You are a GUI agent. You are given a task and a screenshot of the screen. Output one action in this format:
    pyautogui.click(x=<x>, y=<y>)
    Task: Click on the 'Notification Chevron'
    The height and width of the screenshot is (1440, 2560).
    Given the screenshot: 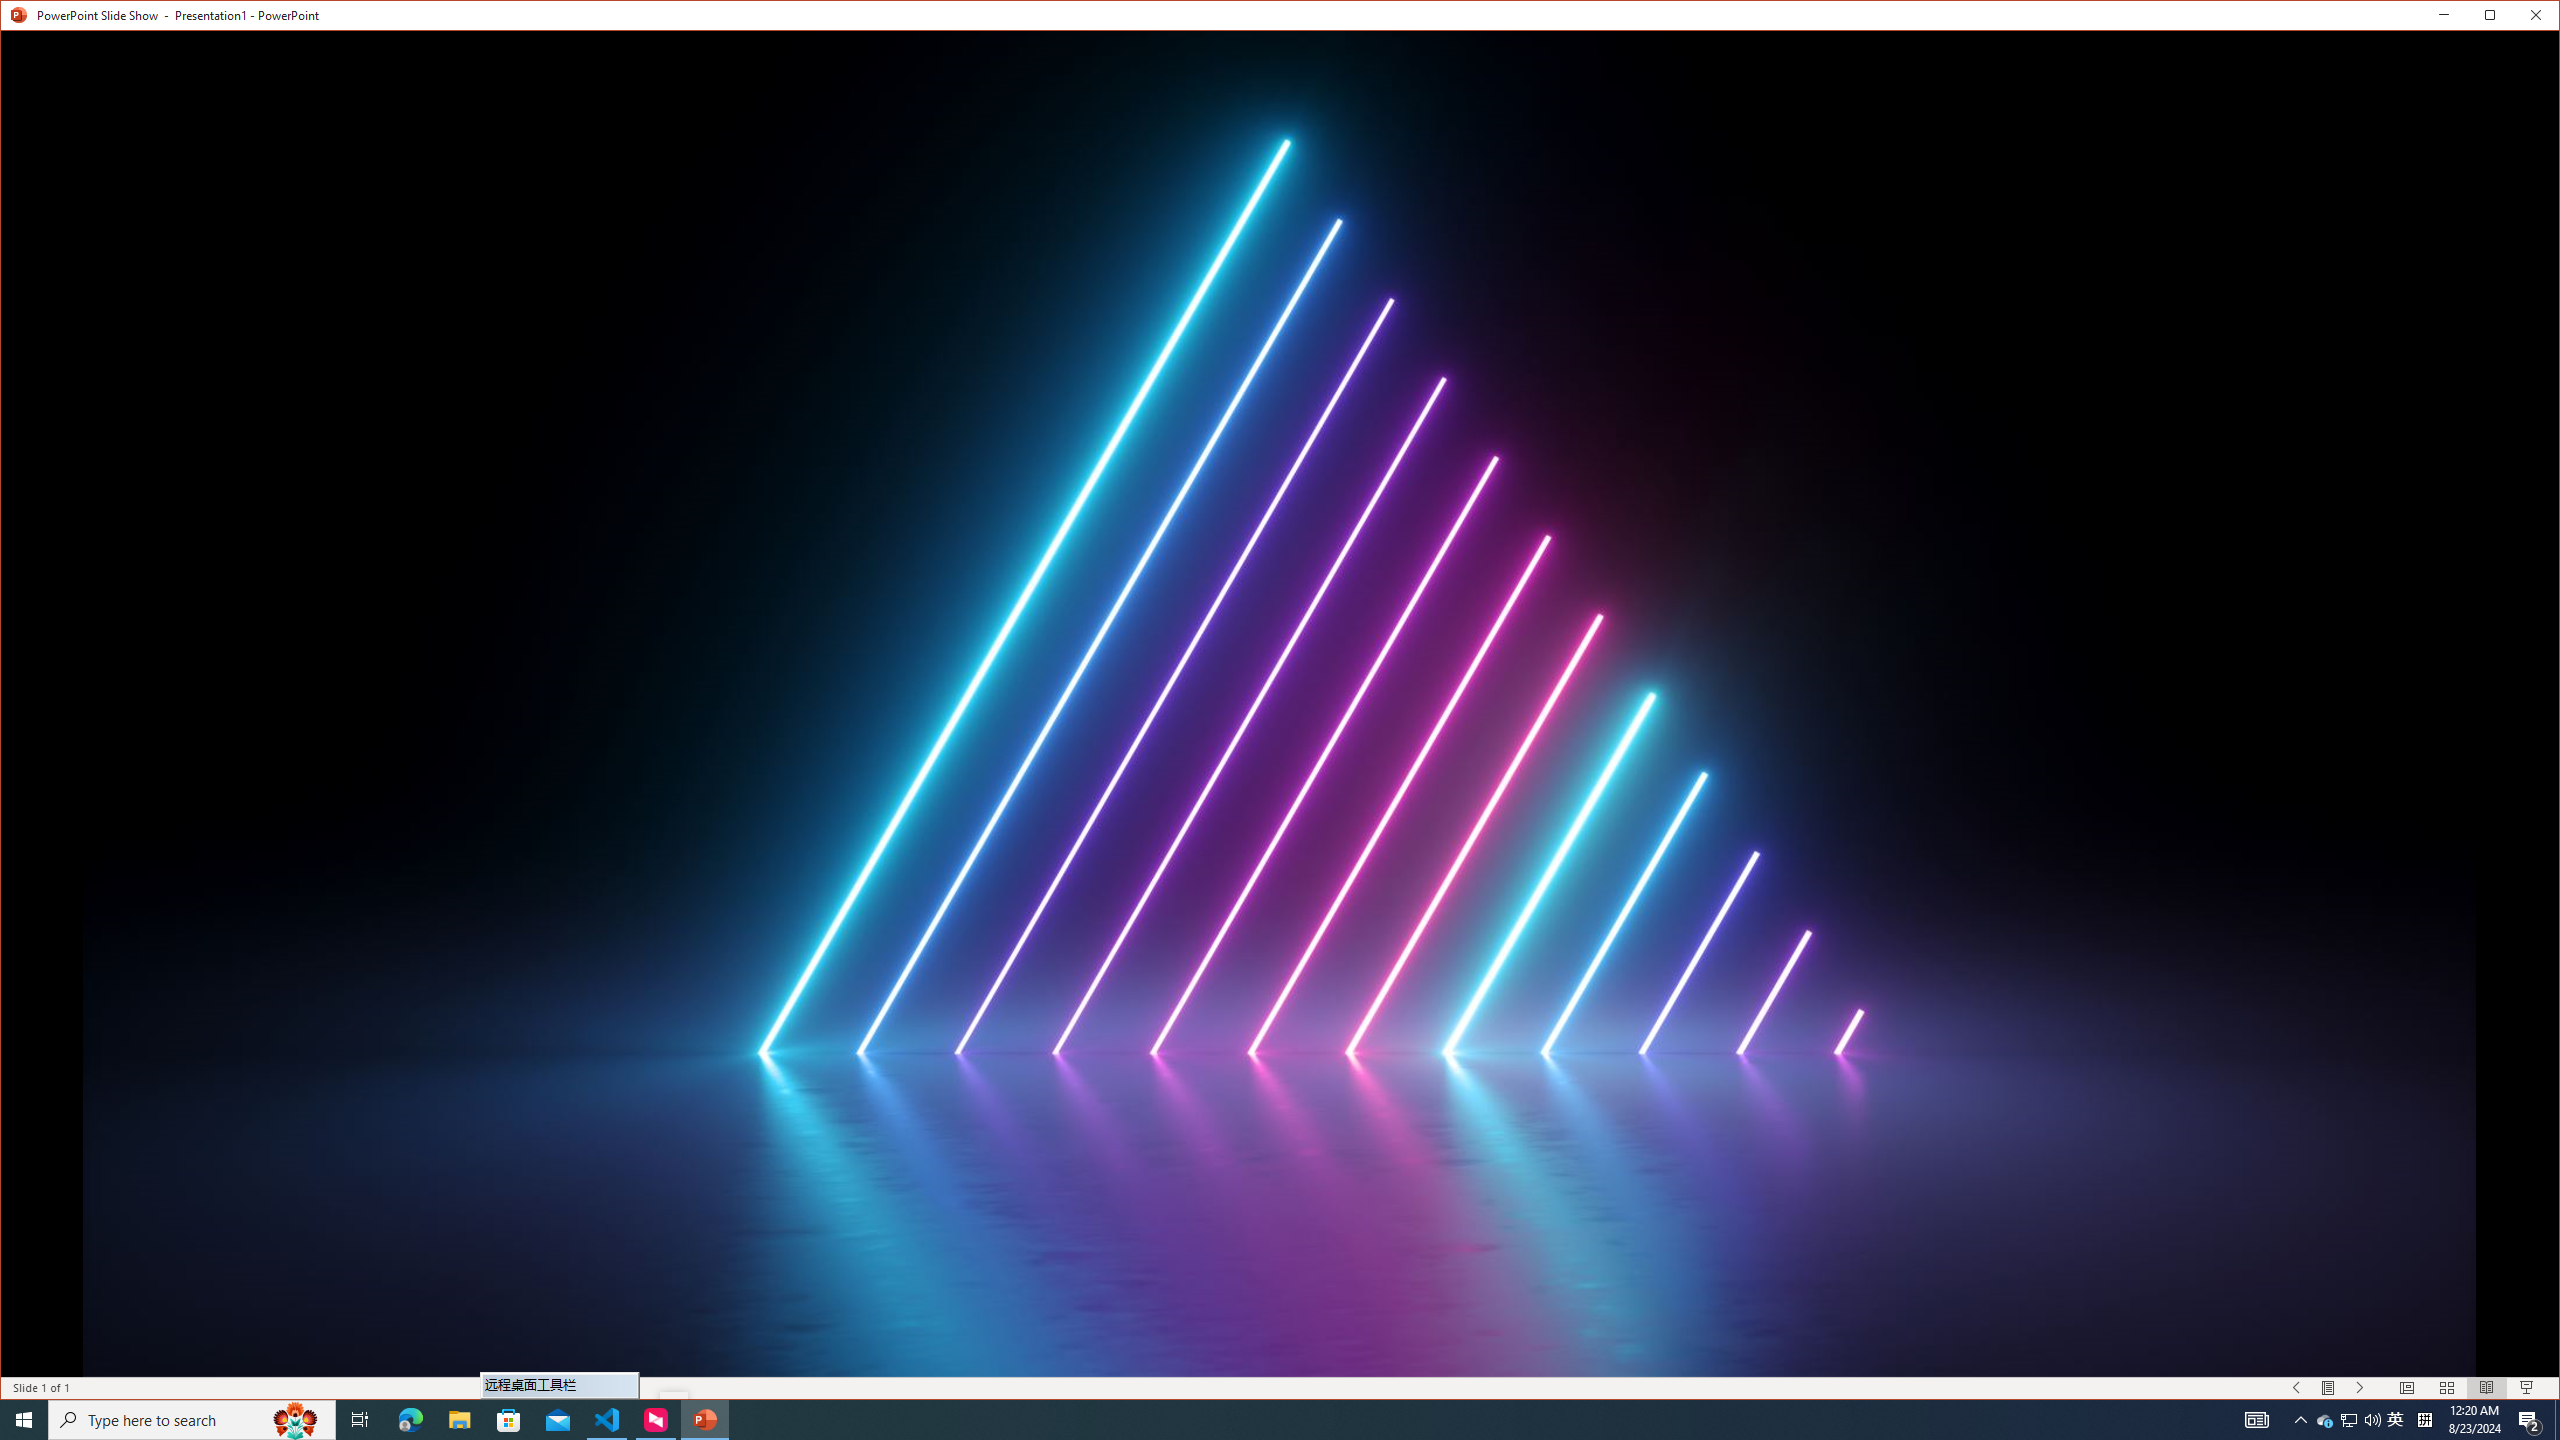 What is the action you would take?
    pyautogui.click(x=2300, y=1418)
    